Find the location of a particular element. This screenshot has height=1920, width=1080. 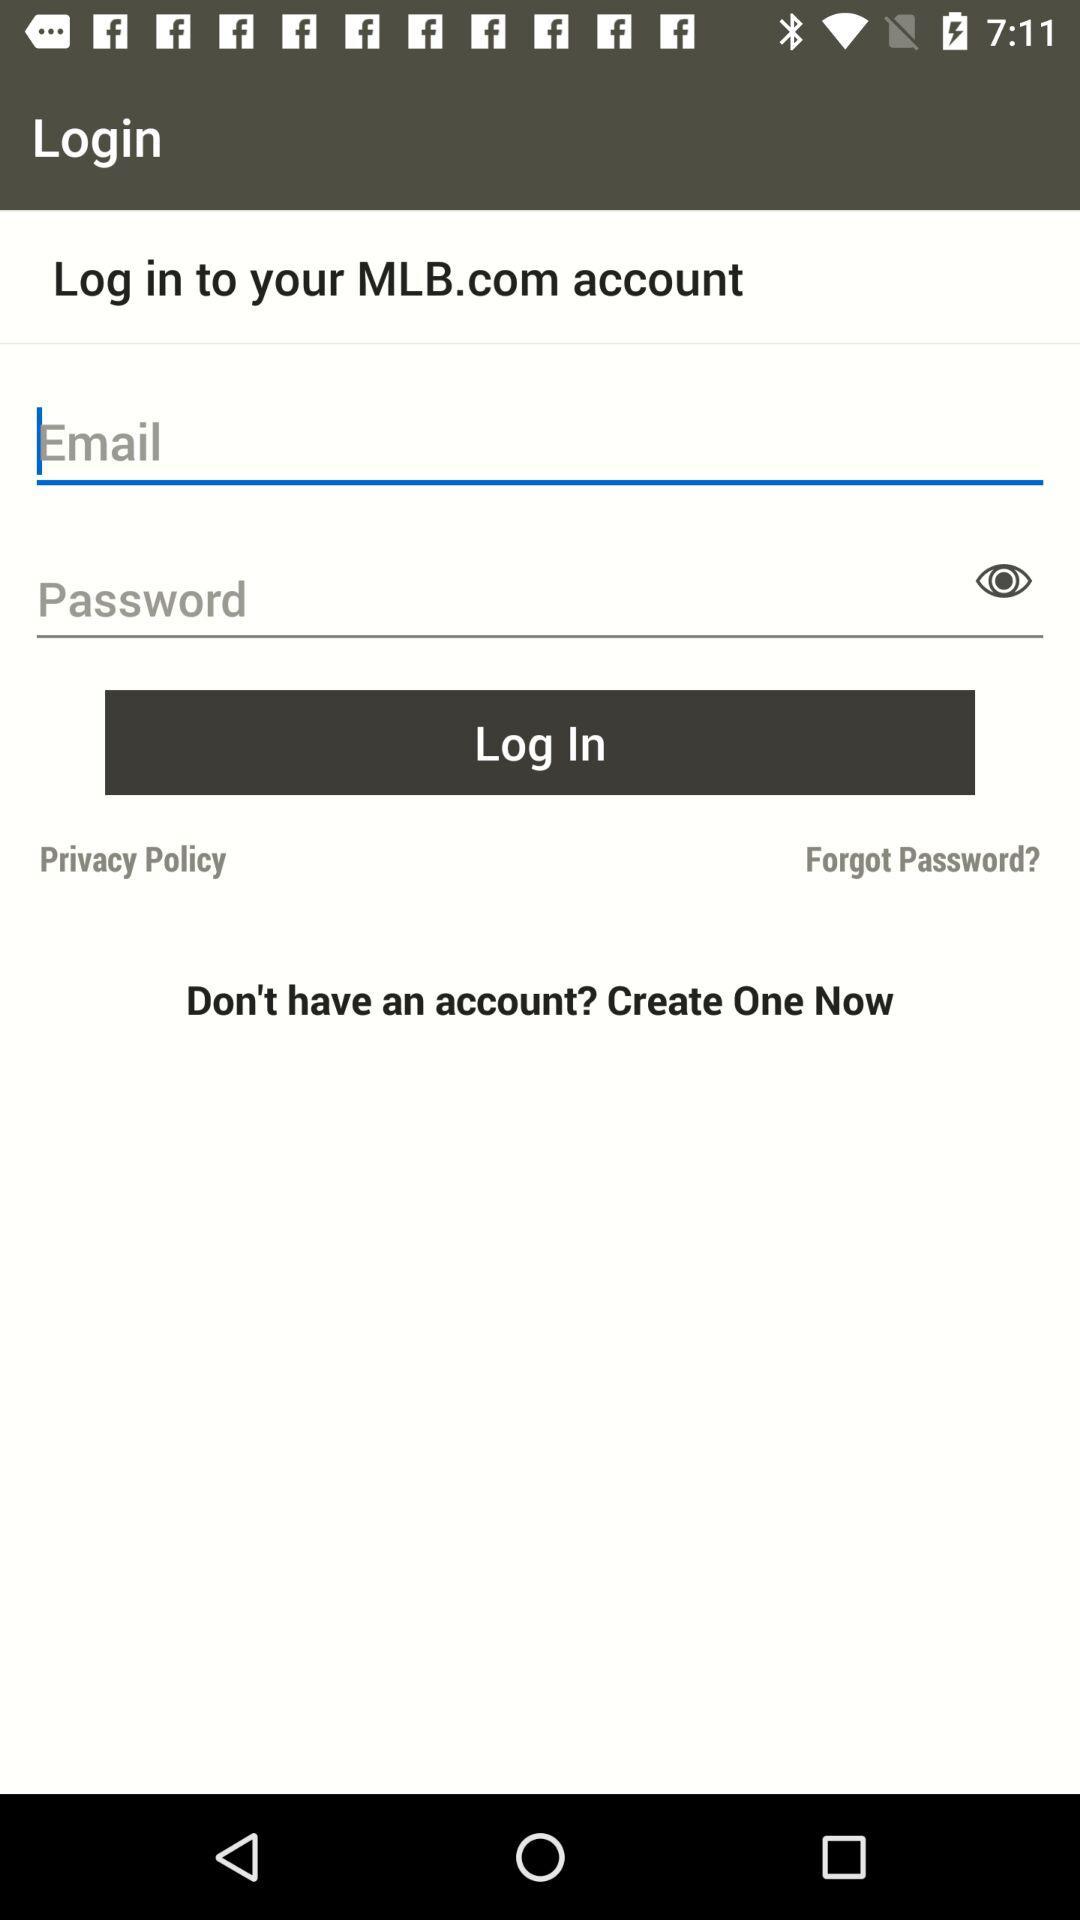

email address is located at coordinates (540, 441).